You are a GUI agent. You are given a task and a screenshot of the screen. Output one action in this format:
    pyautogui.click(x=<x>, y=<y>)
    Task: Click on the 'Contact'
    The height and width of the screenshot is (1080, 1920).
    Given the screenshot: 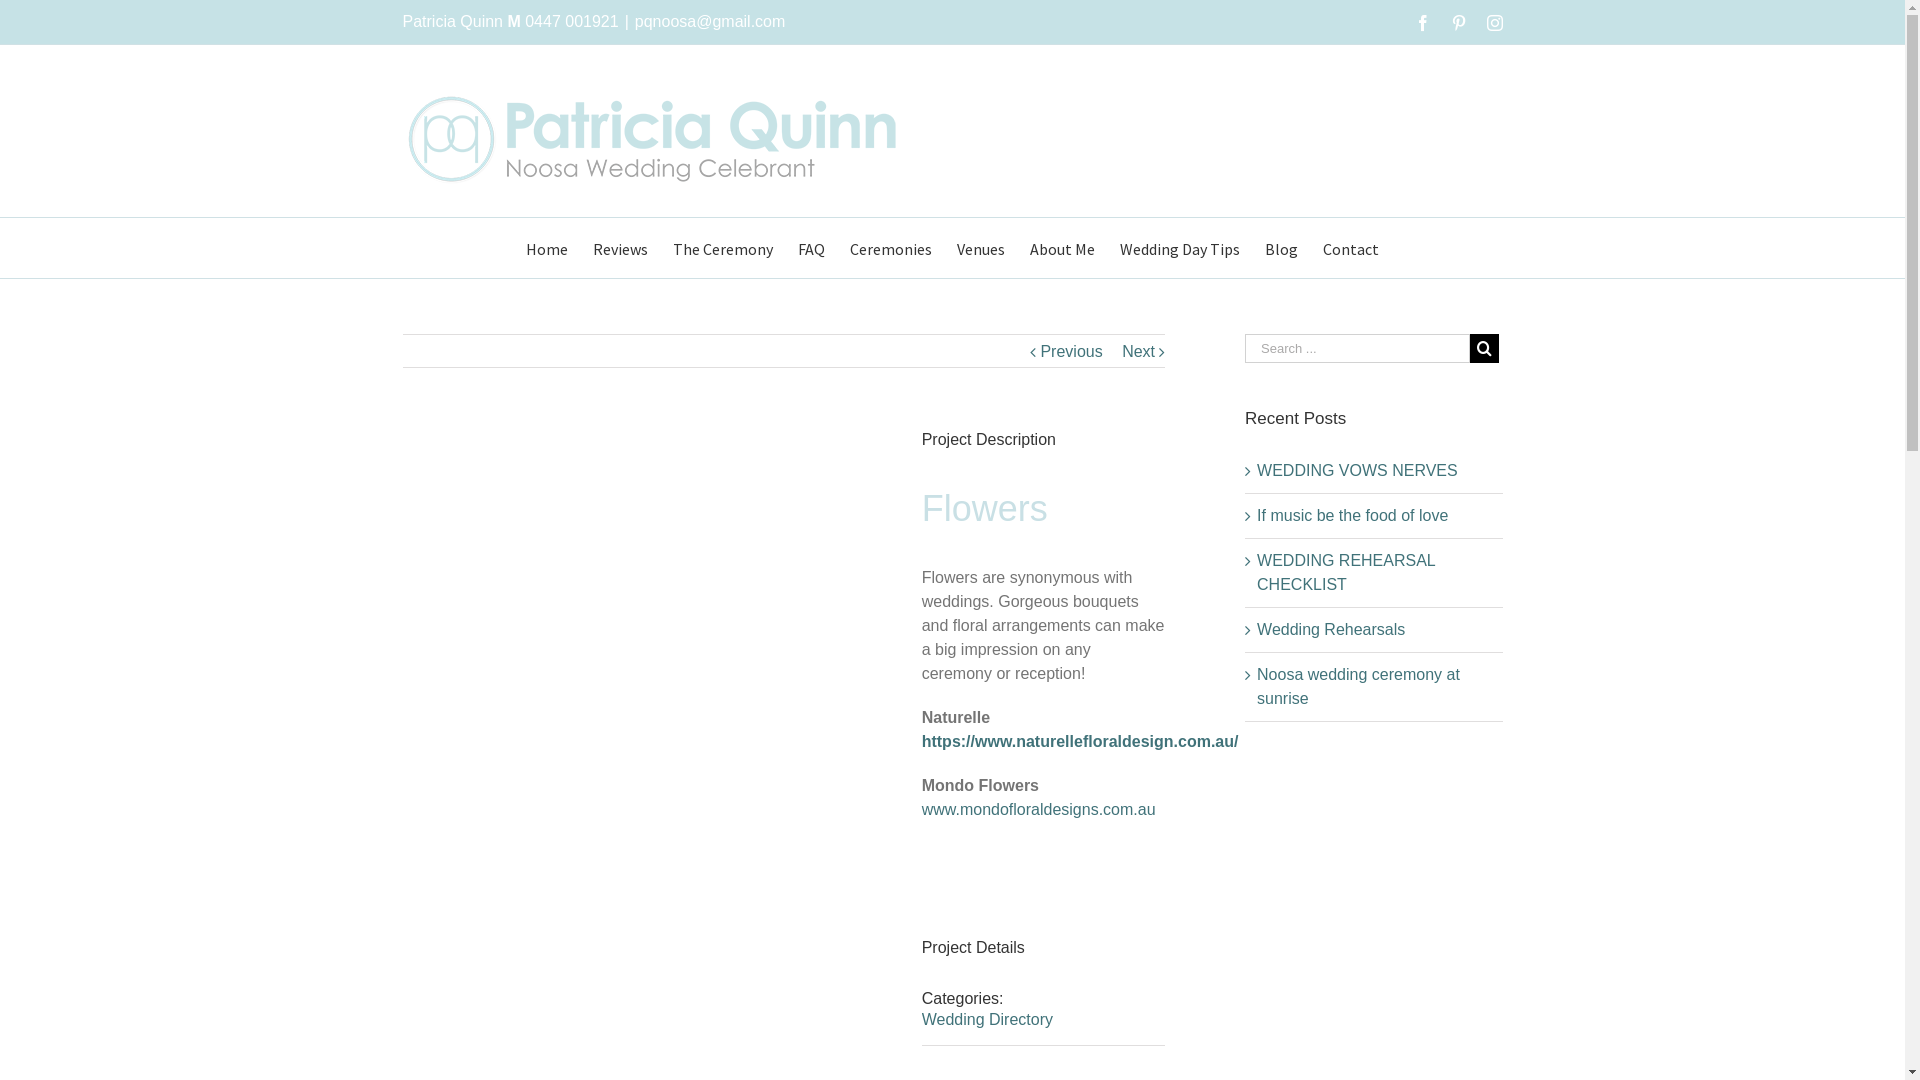 What is the action you would take?
    pyautogui.click(x=1323, y=246)
    